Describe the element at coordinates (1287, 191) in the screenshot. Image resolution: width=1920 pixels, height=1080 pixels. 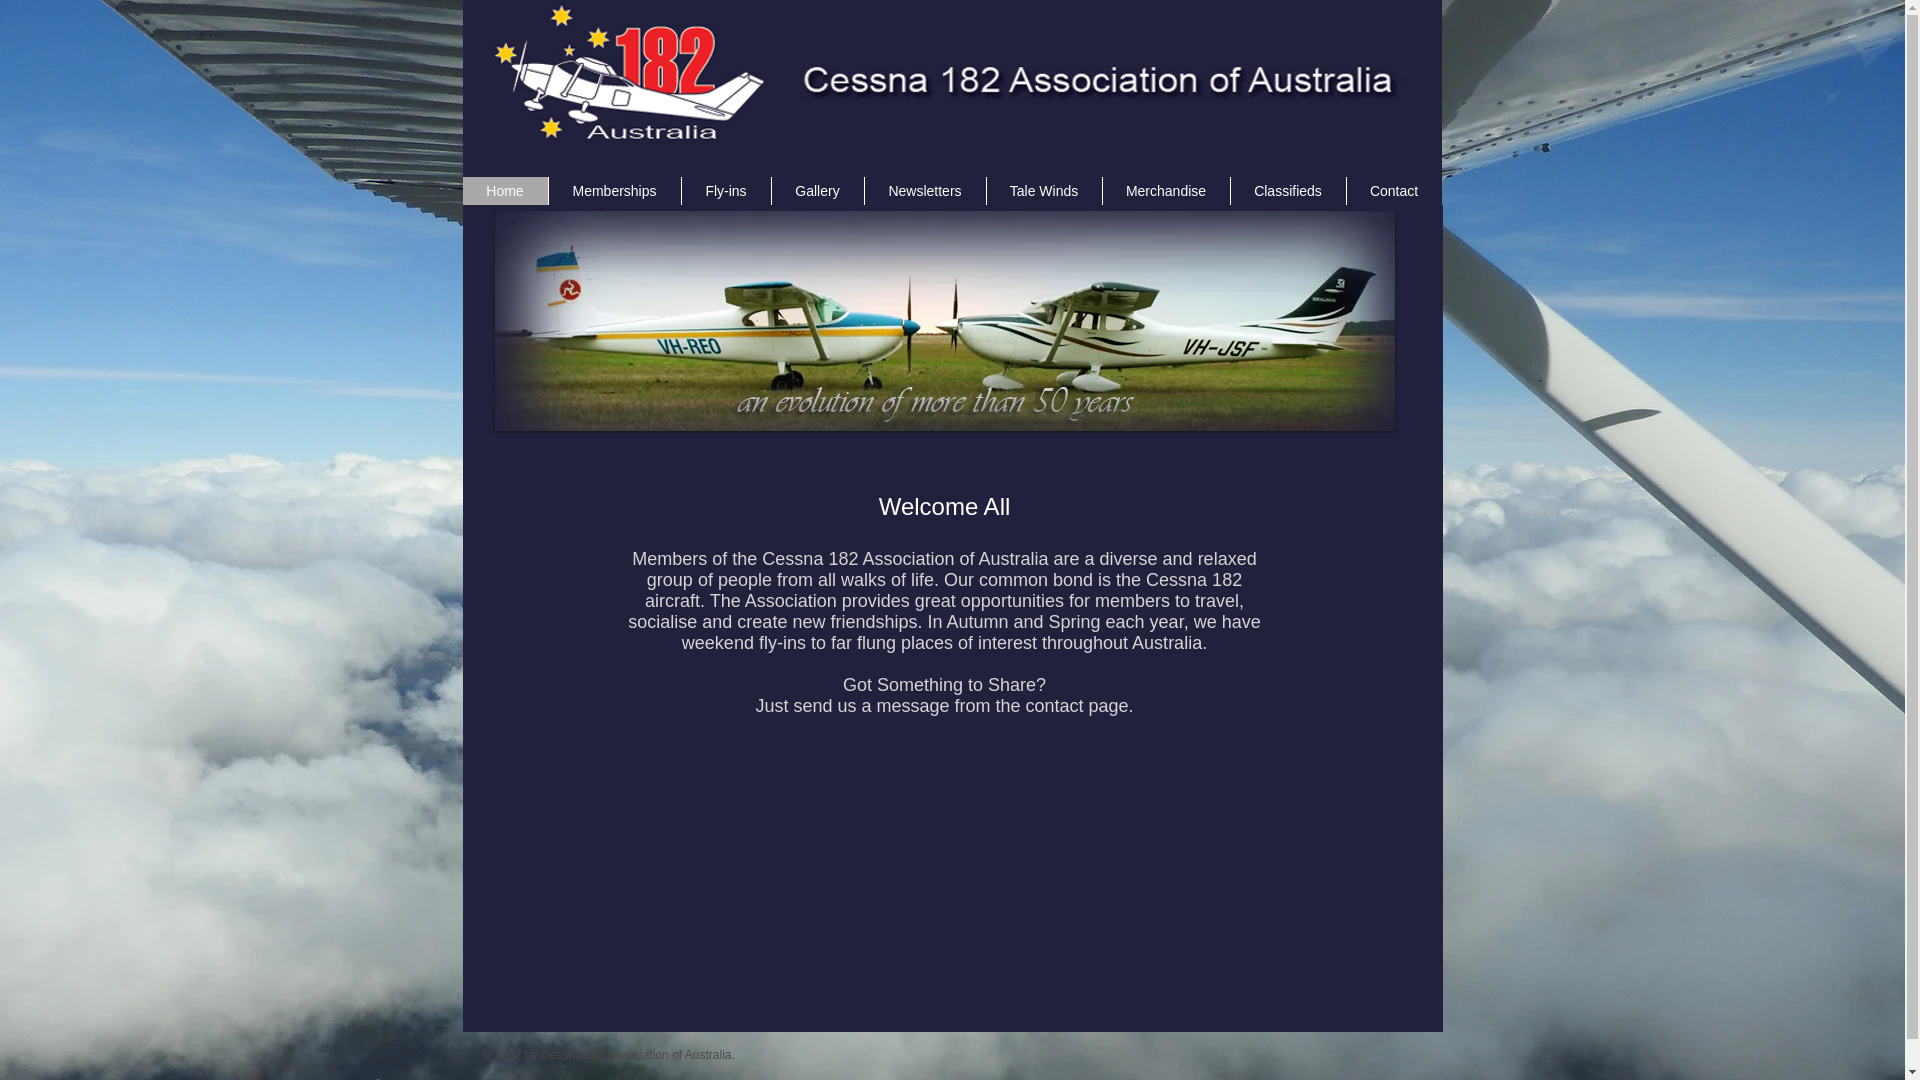
I see `'Classifieds'` at that location.